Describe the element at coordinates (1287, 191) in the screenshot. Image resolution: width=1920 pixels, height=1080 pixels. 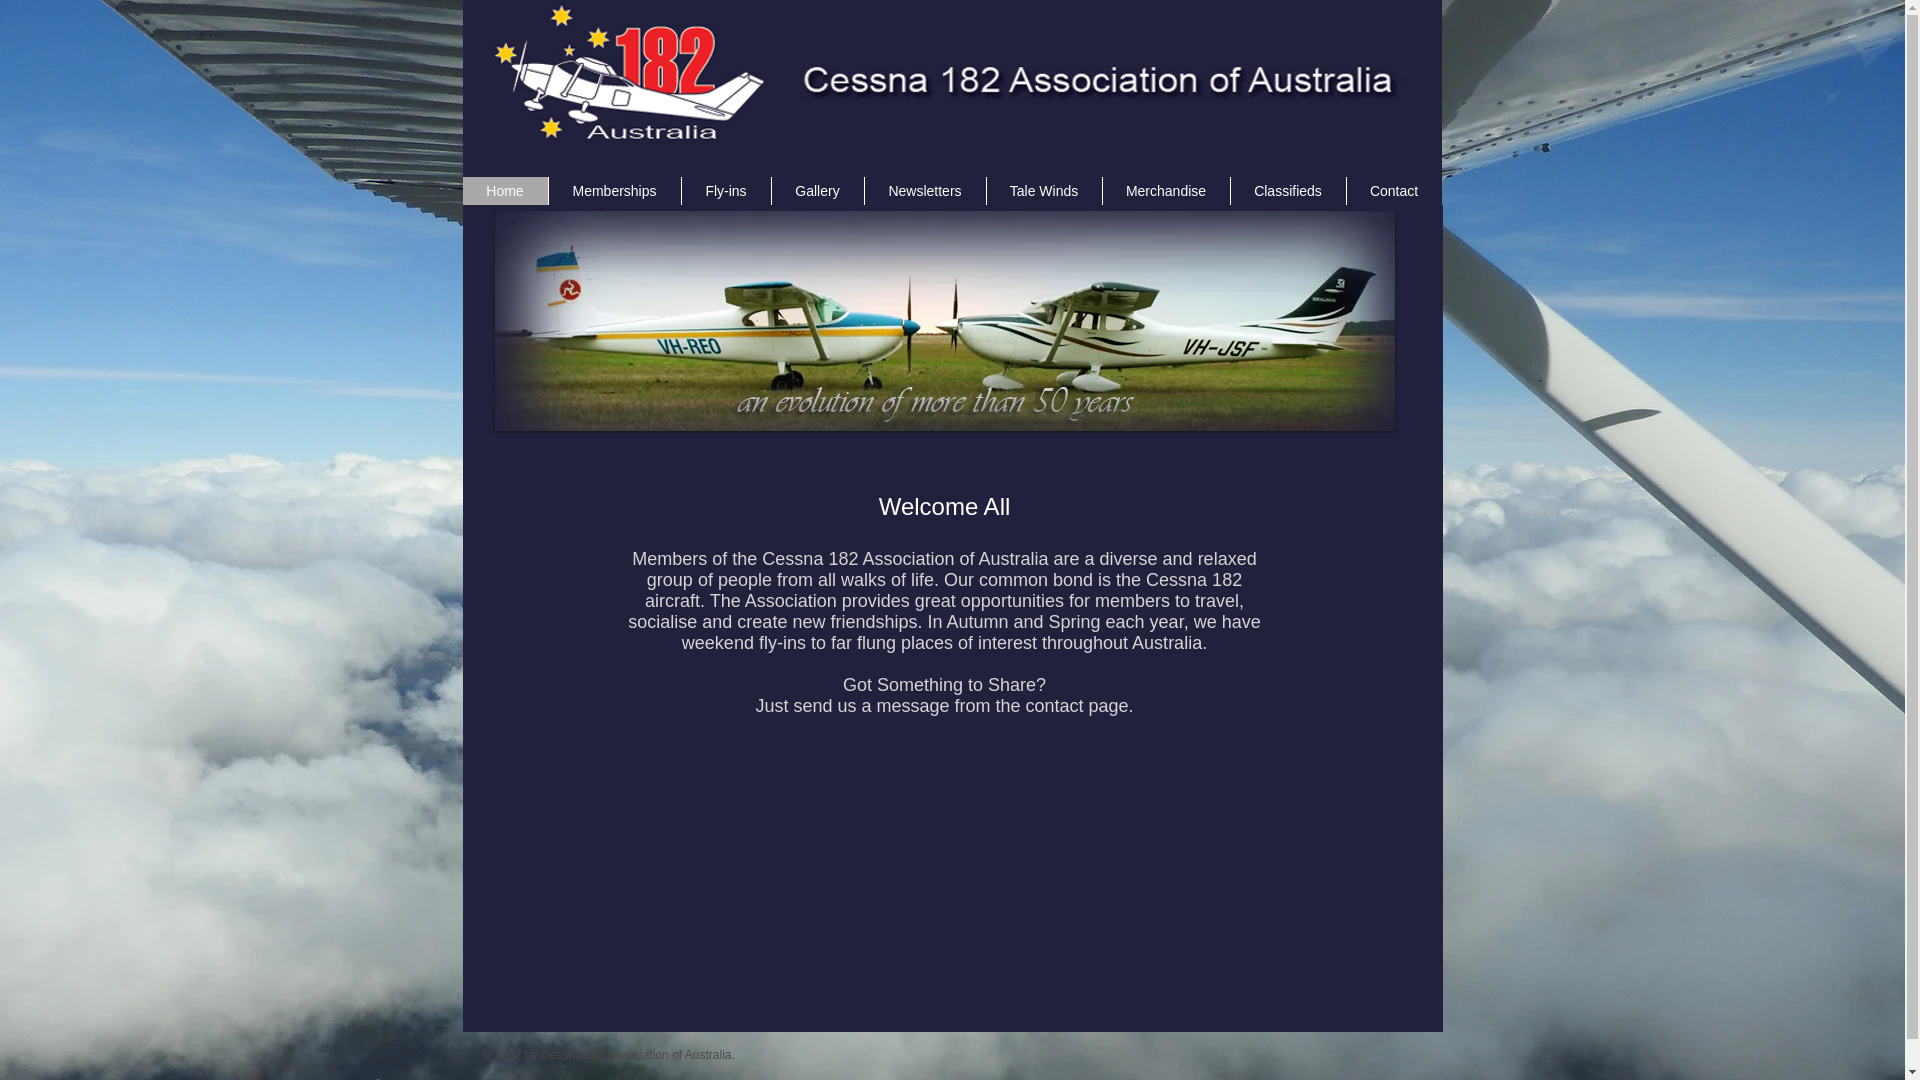
I see `'Classifieds'` at that location.